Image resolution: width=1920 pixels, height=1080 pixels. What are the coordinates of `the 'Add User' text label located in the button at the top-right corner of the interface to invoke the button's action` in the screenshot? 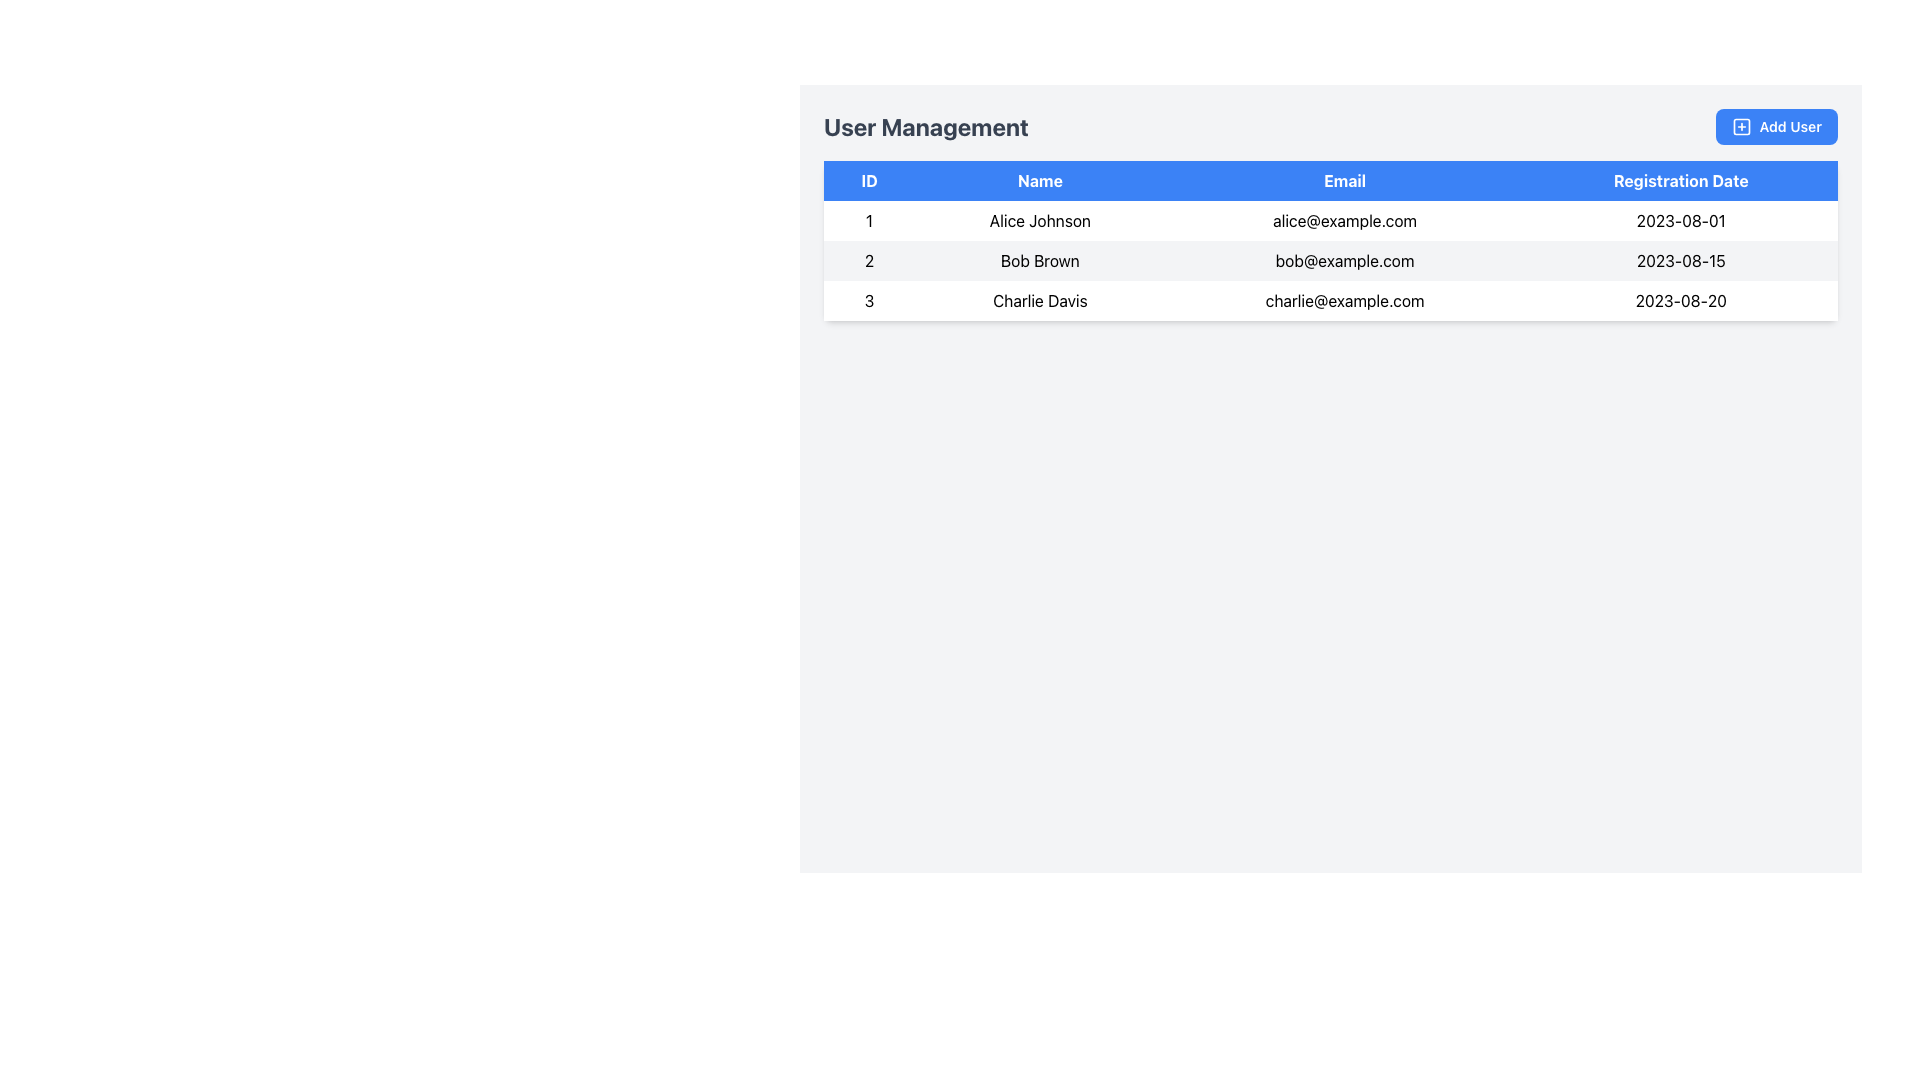 It's located at (1790, 127).